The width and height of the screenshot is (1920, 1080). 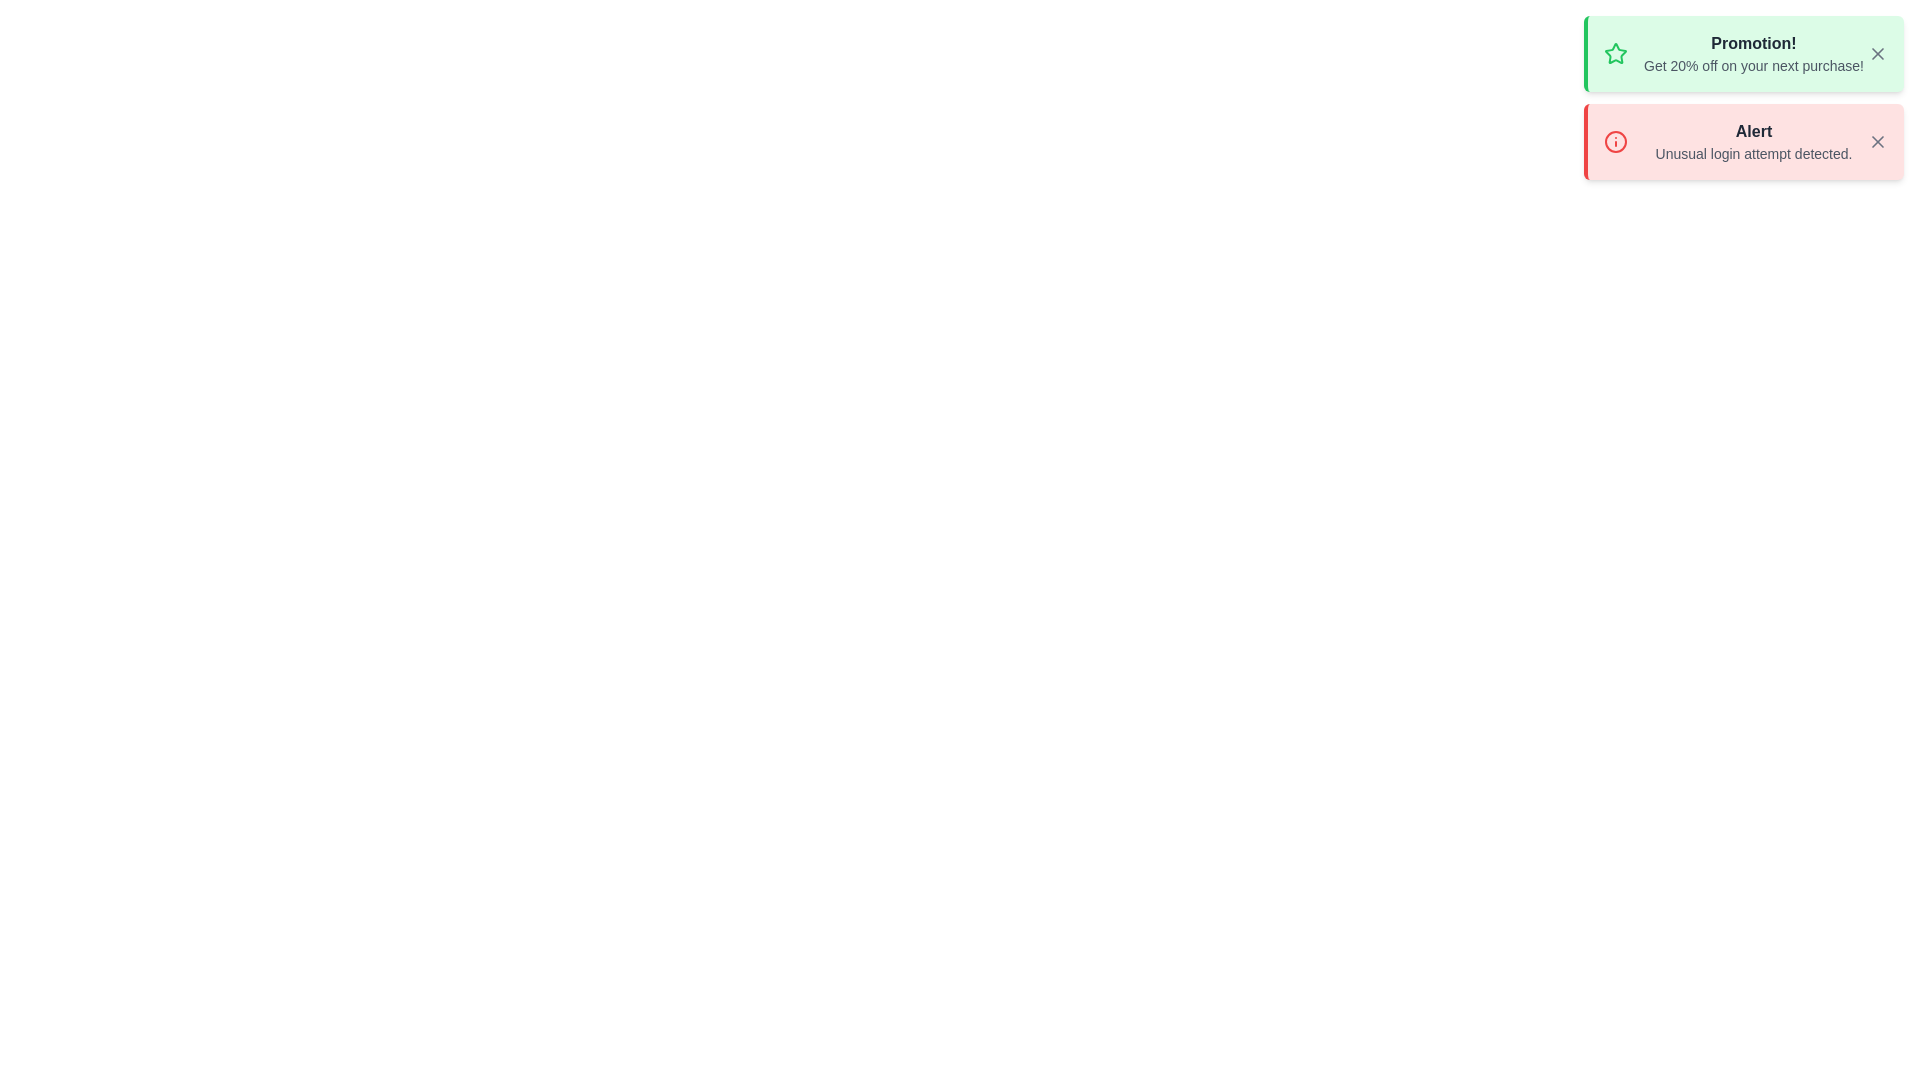 What do you see at coordinates (1752, 64) in the screenshot?
I see `the informative text label that provides additional details about the promotion, located below the title 'Promotion!' within a green card in the upper-right corner of the interface` at bounding box center [1752, 64].